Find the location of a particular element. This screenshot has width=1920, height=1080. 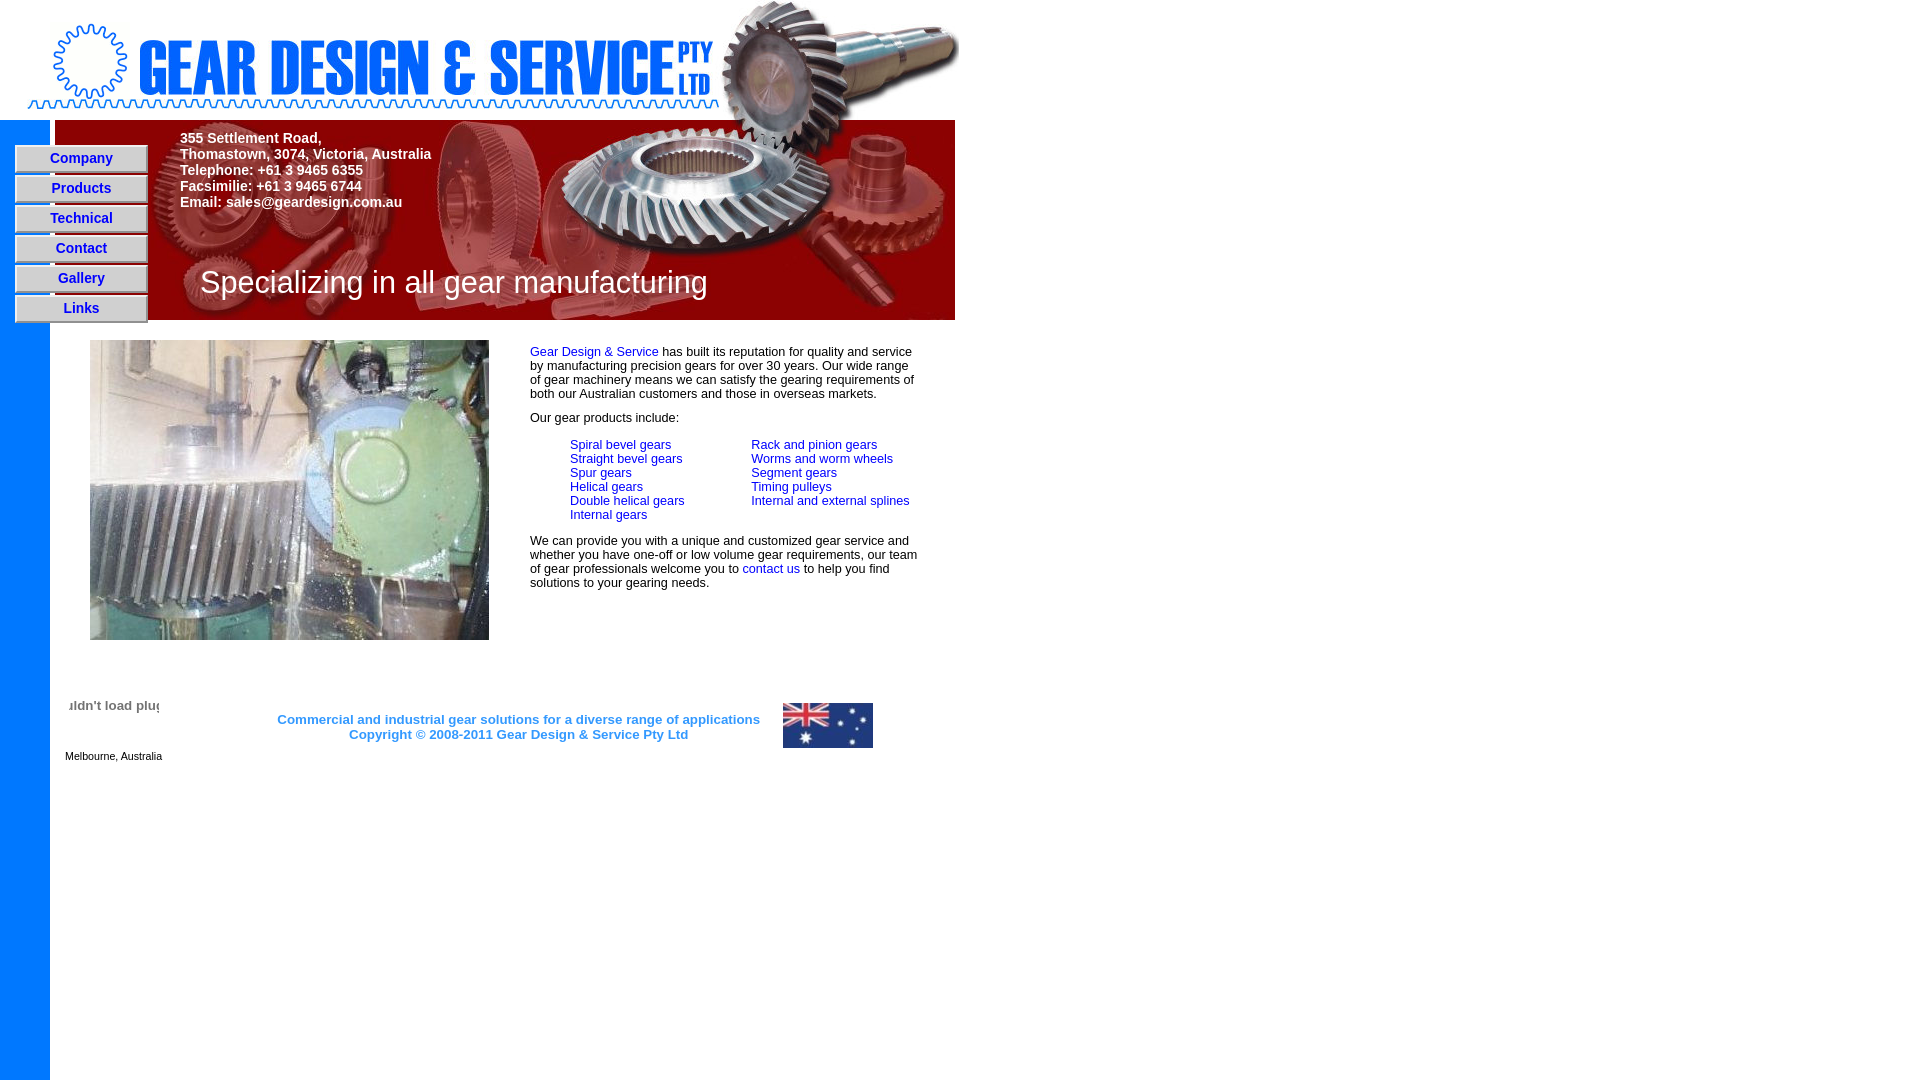

'Gallery' is located at coordinates (80, 278).